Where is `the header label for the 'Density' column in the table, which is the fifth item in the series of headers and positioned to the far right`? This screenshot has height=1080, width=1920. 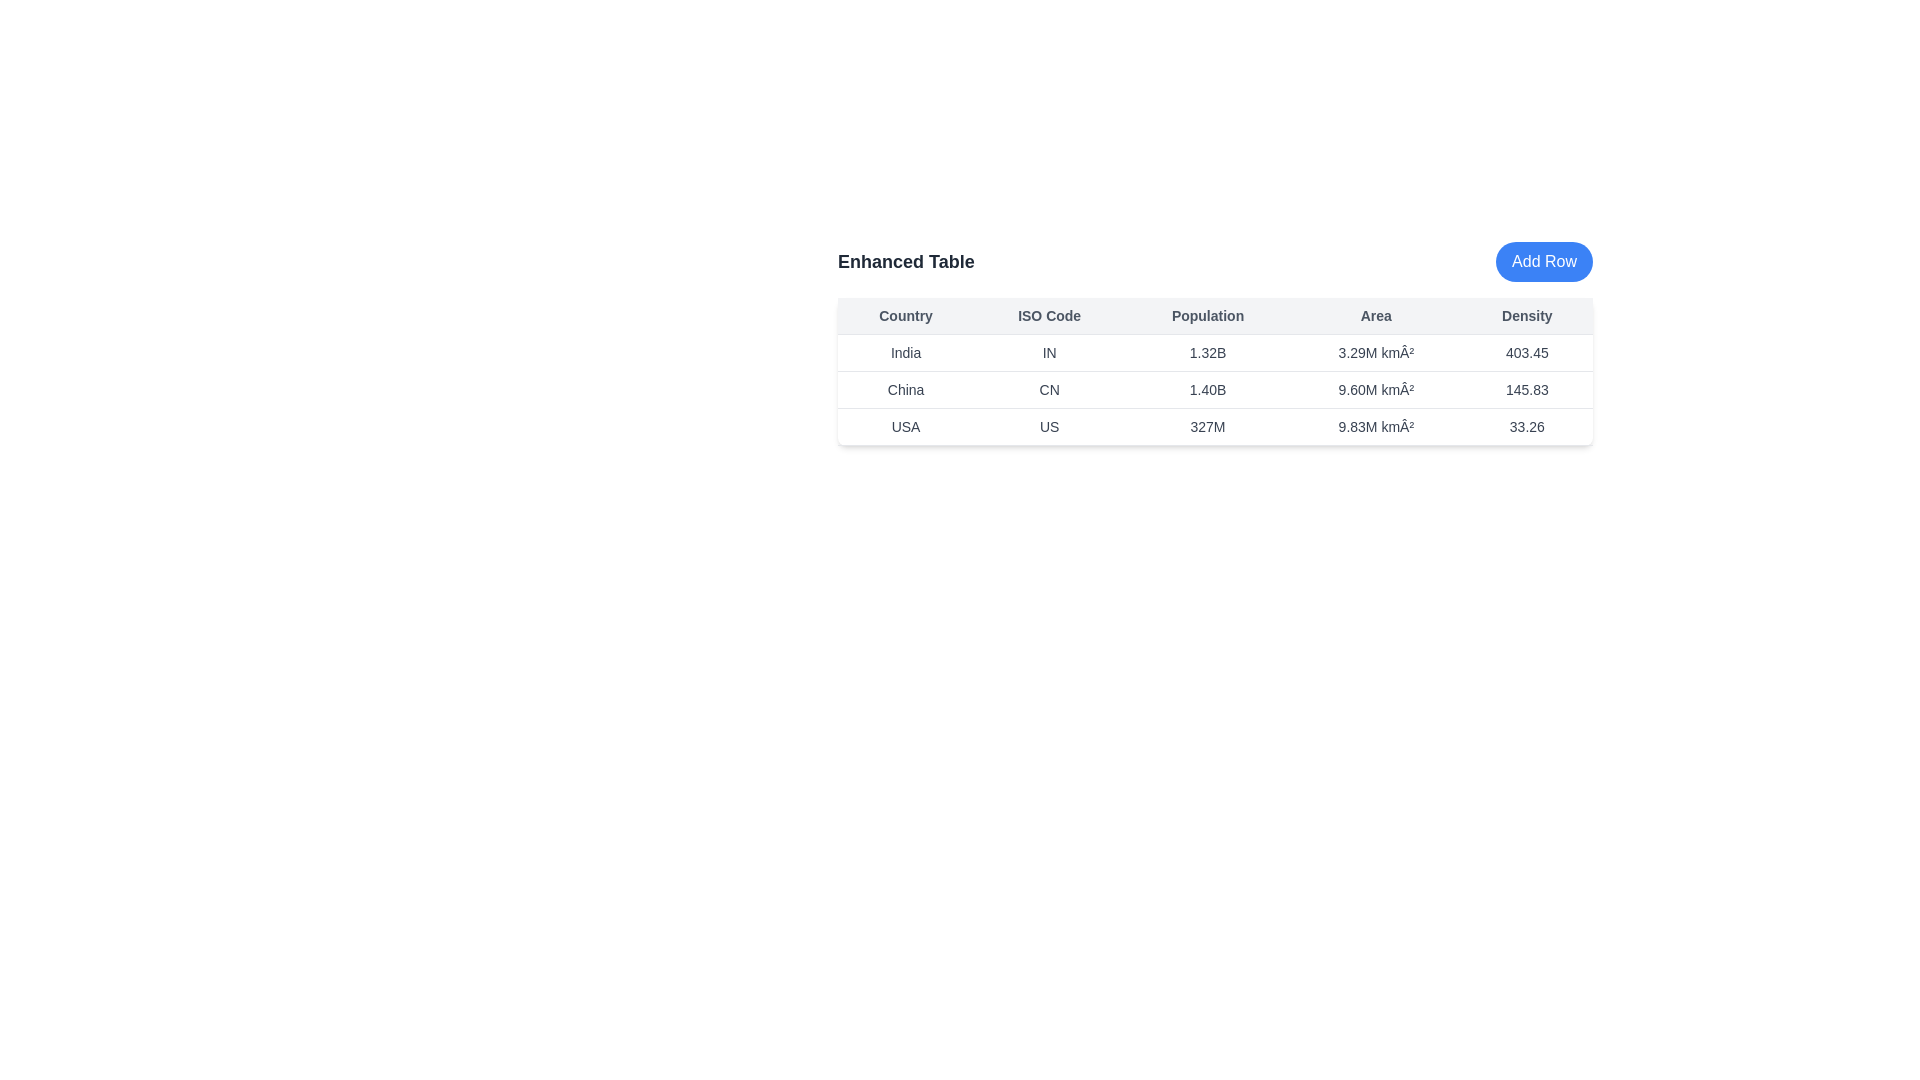
the header label for the 'Density' column in the table, which is the fifth item in the series of headers and positioned to the far right is located at coordinates (1526, 315).